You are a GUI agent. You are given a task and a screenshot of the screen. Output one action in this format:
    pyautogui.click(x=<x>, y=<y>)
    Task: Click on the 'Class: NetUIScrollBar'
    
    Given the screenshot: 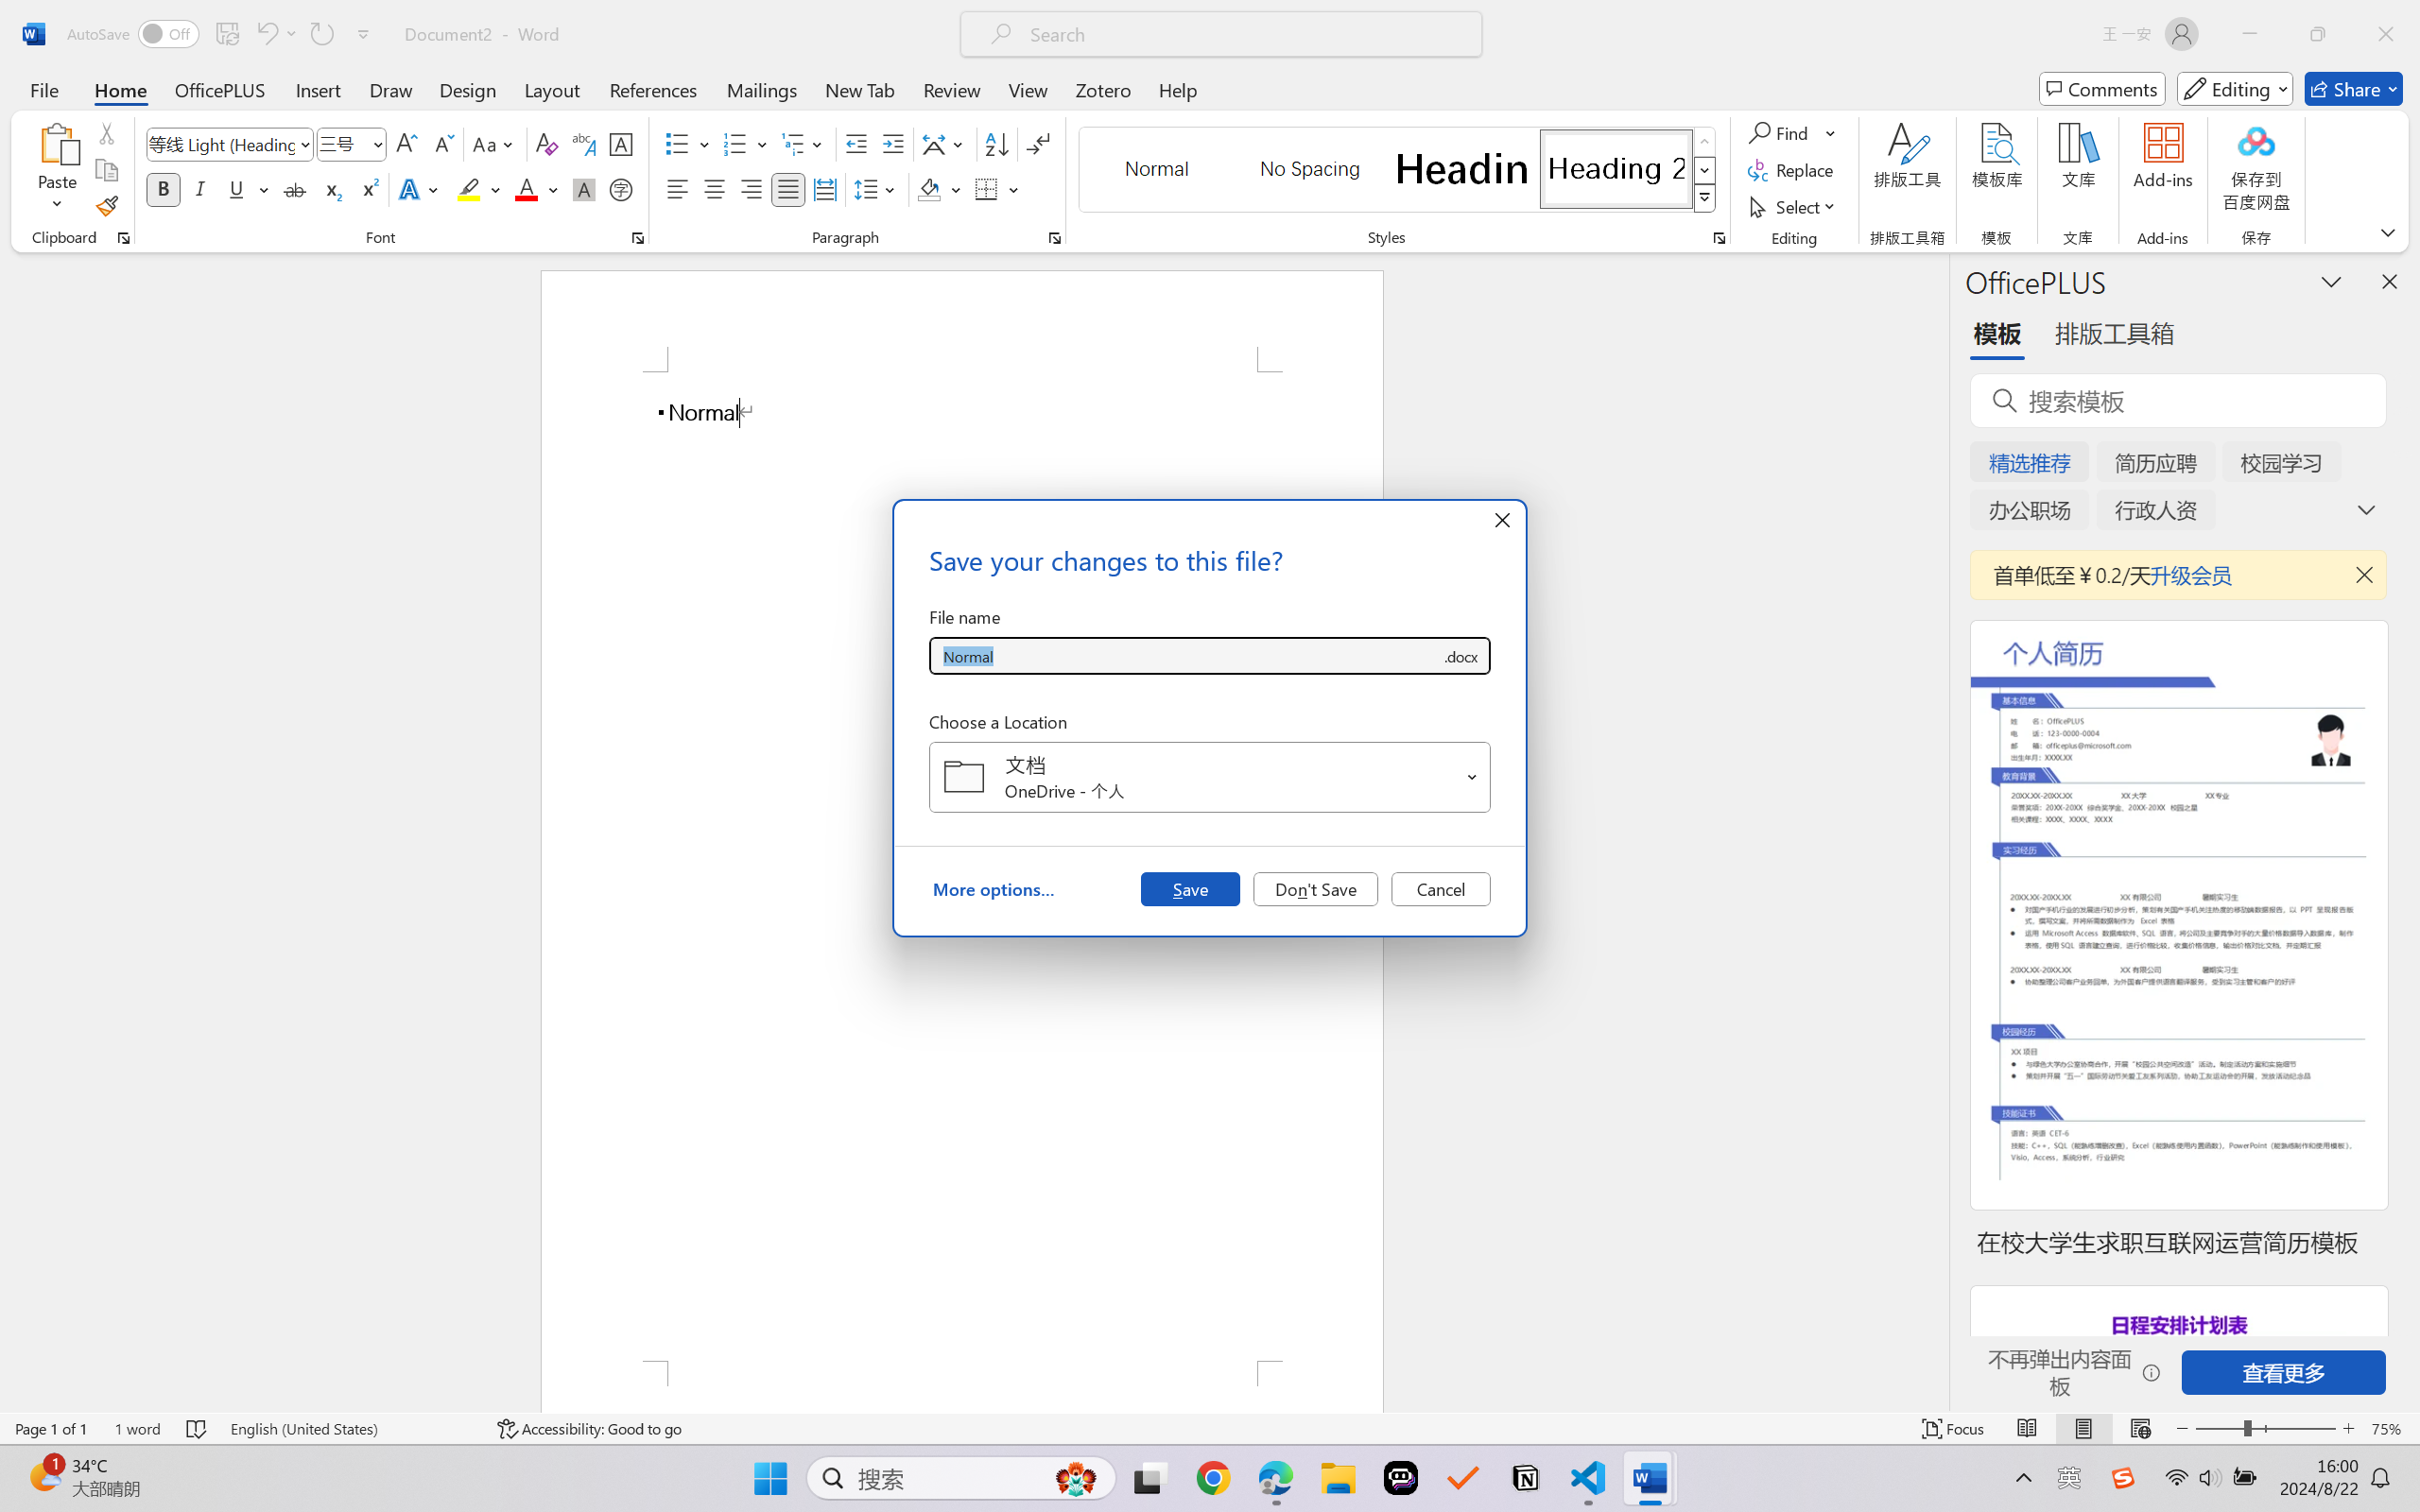 What is the action you would take?
    pyautogui.click(x=1936, y=831)
    